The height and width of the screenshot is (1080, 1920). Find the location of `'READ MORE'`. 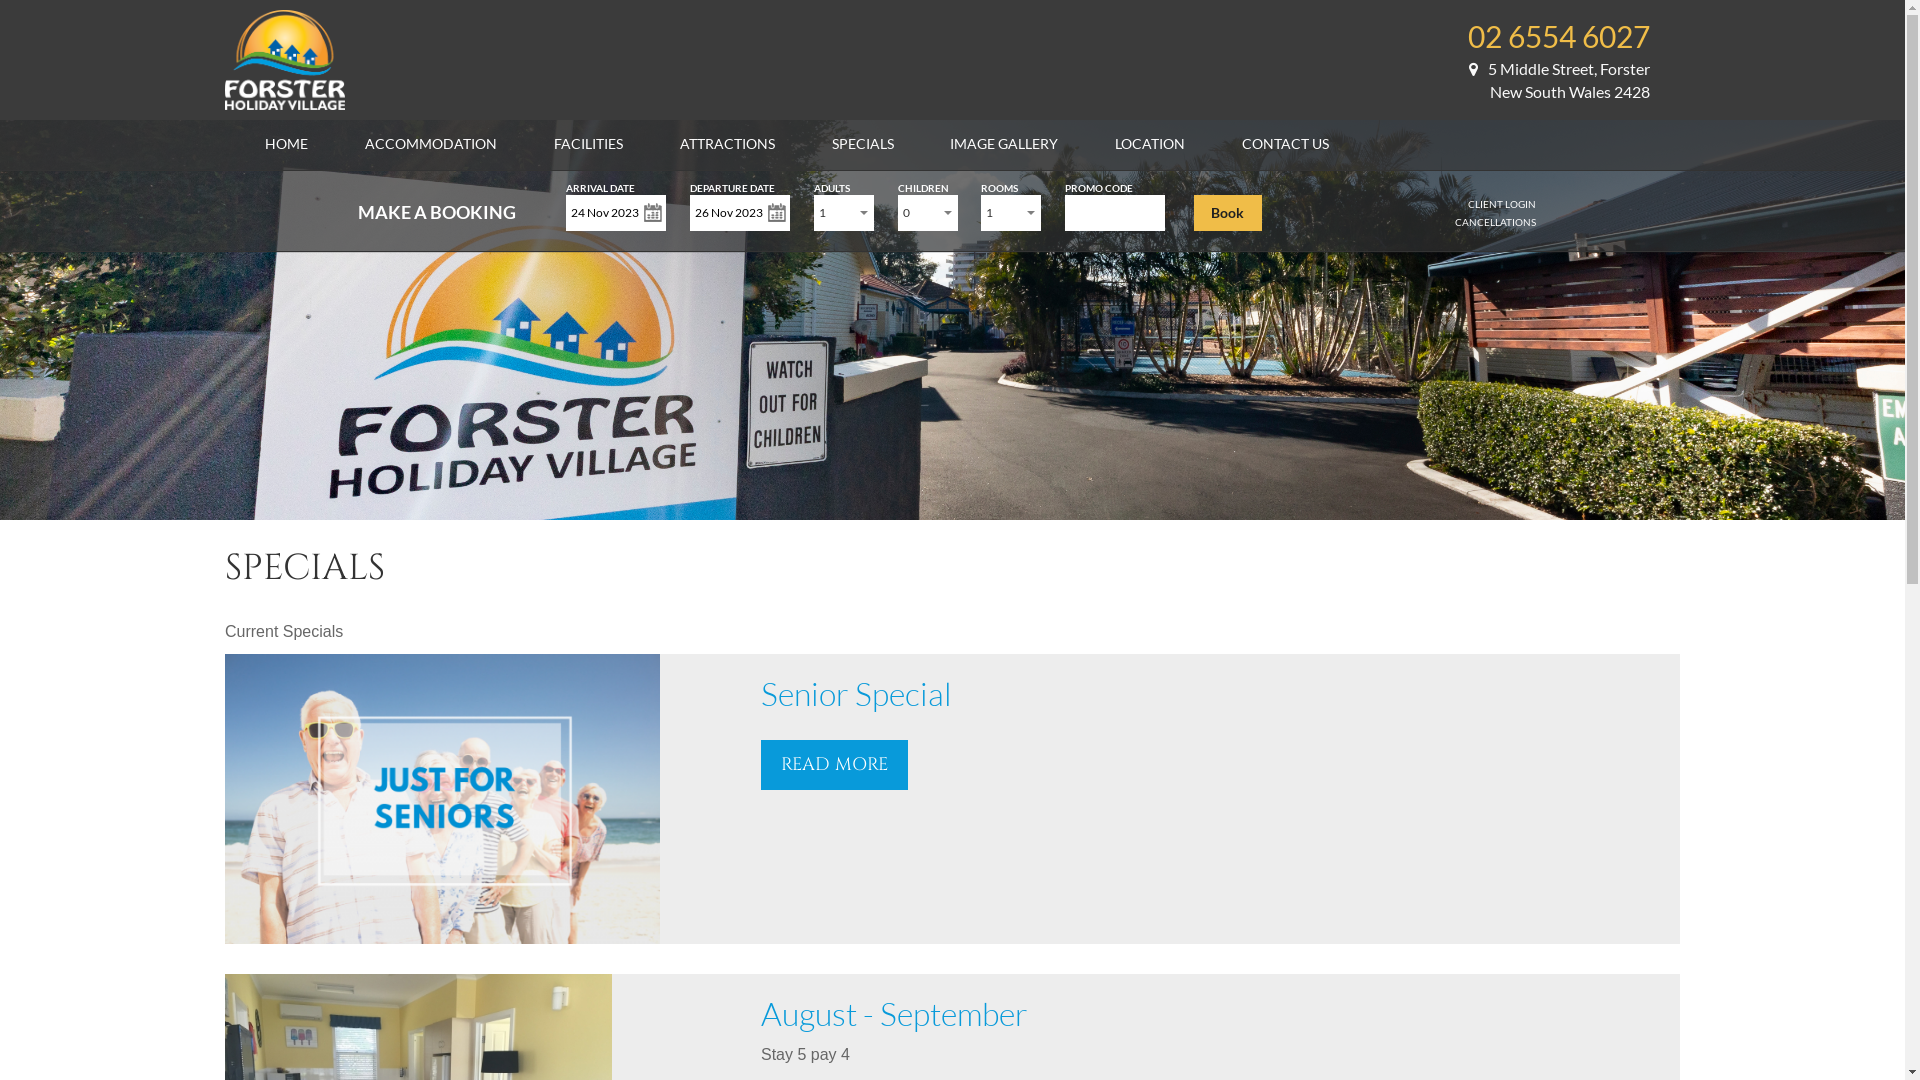

'READ MORE' is located at coordinates (834, 764).